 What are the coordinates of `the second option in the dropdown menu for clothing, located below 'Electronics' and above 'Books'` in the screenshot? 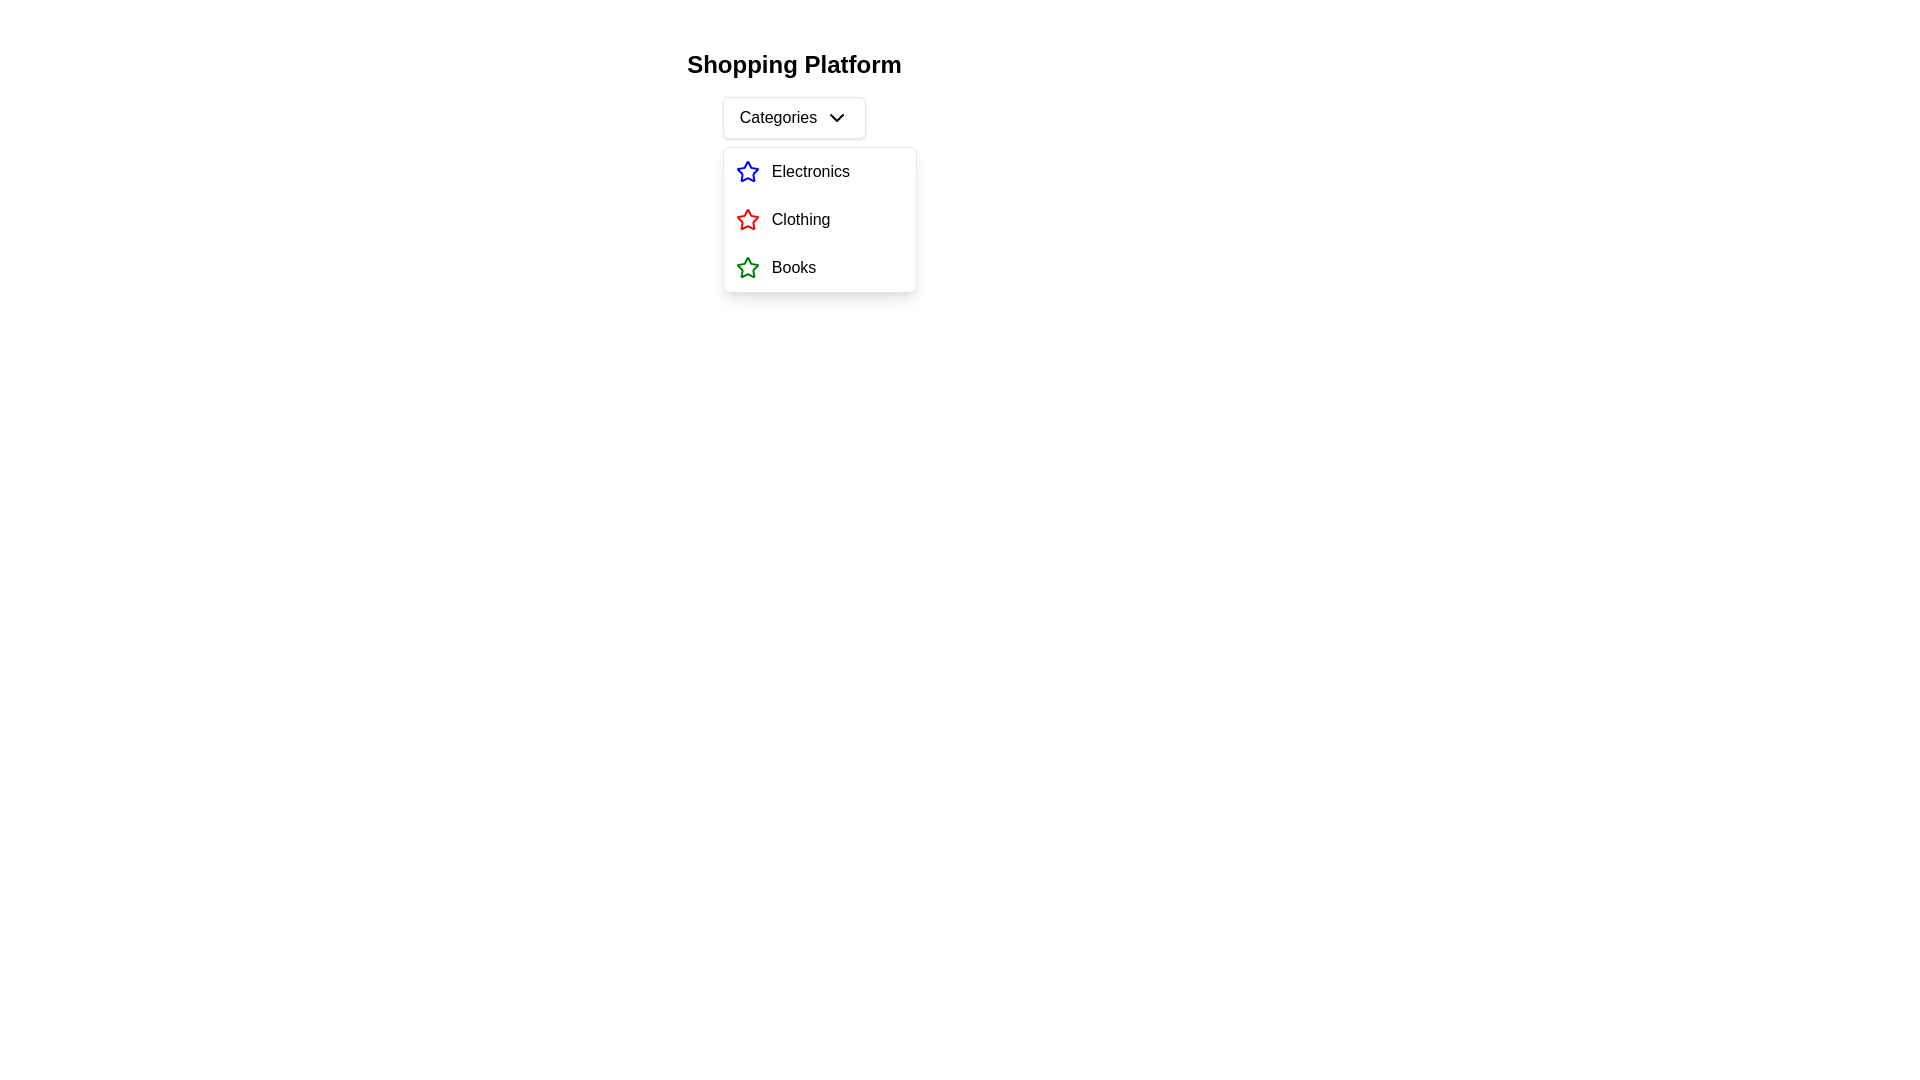 It's located at (819, 219).